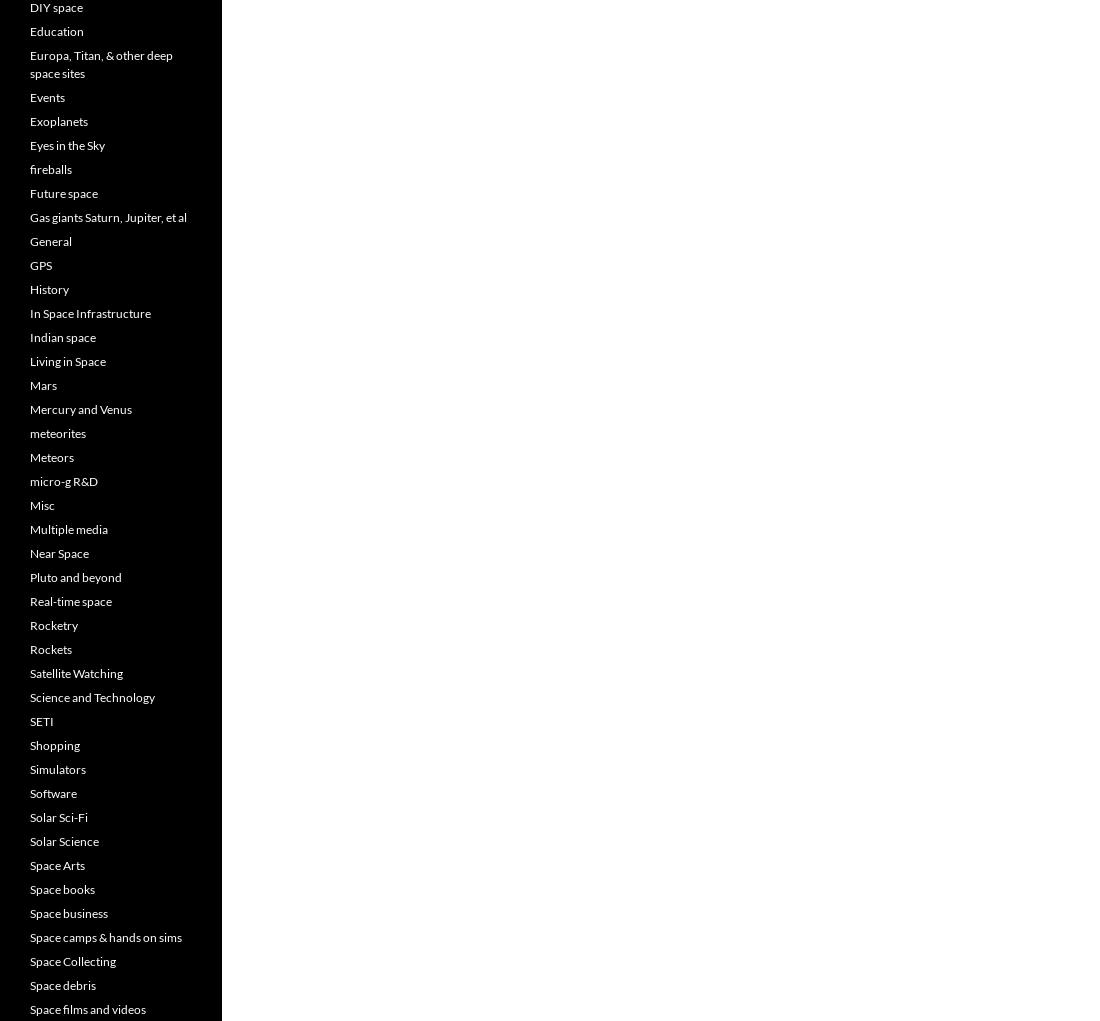 The width and height of the screenshot is (1100, 1021). I want to click on 'Space camps & hands on sims', so click(106, 937).